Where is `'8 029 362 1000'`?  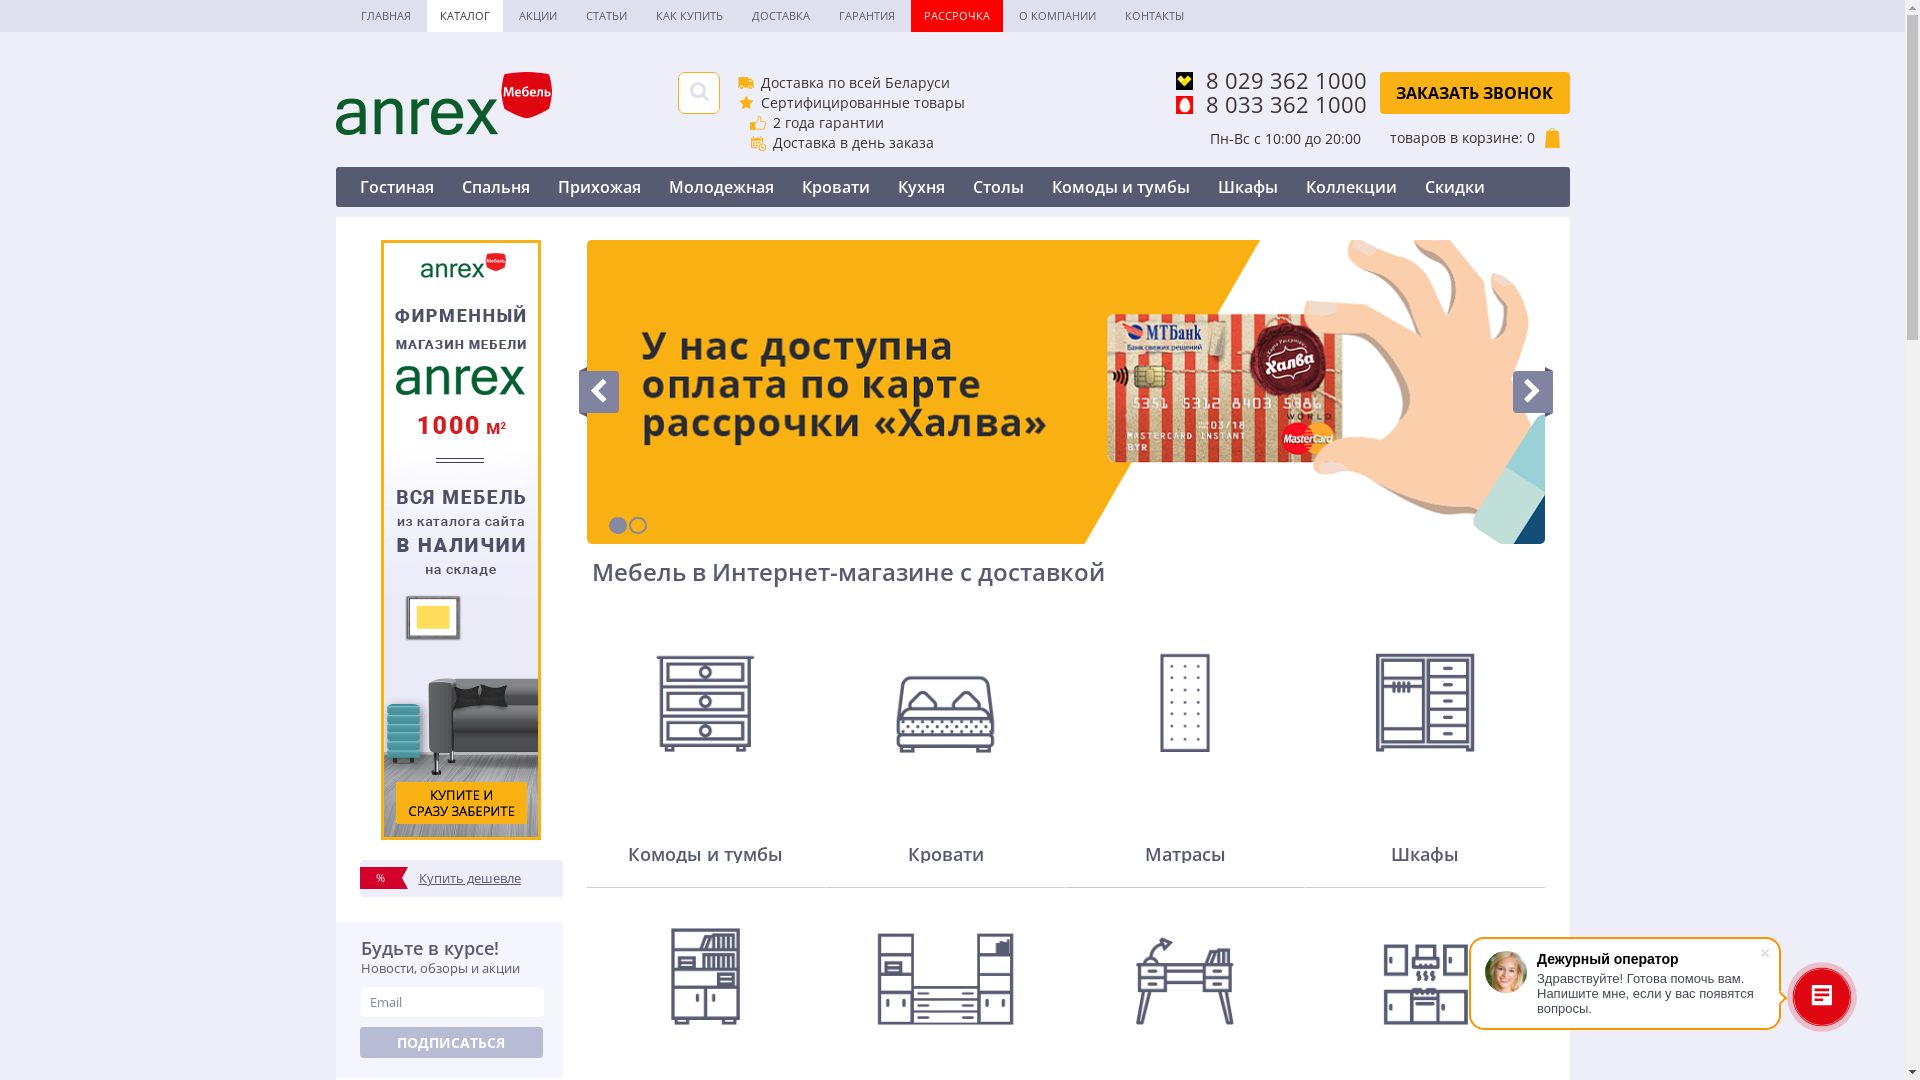
'8 029 362 1000' is located at coordinates (1270, 79).